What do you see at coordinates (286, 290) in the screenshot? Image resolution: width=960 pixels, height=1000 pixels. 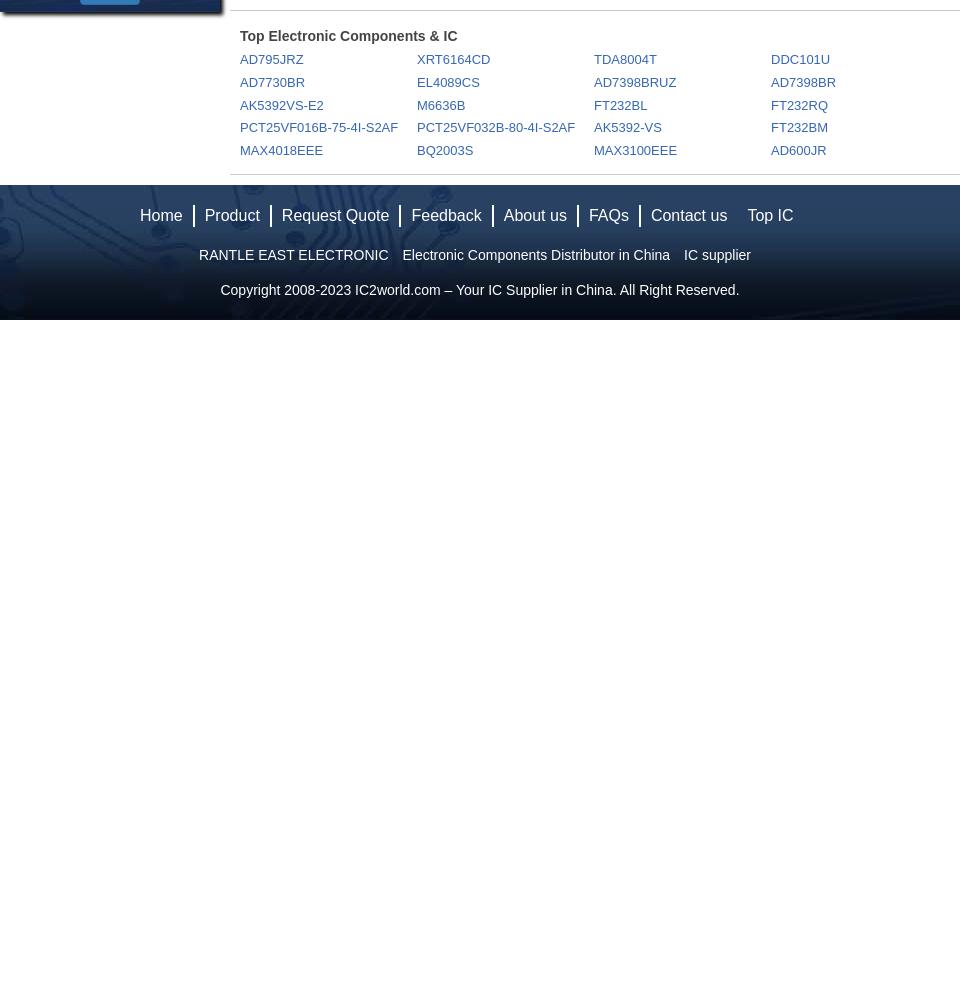 I see `'Copyright 2008-2023'` at bounding box center [286, 290].